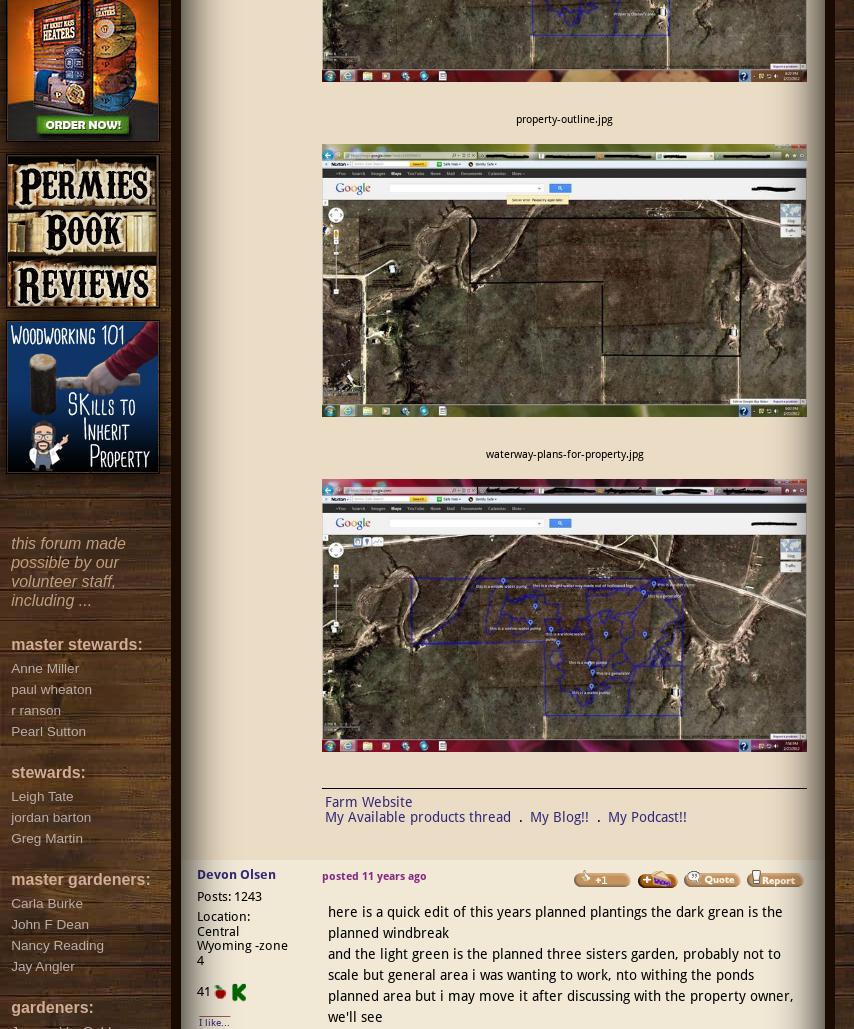 Image resolution: width=854 pixels, height=1029 pixels. I want to click on 'Leigh Tate', so click(42, 795).